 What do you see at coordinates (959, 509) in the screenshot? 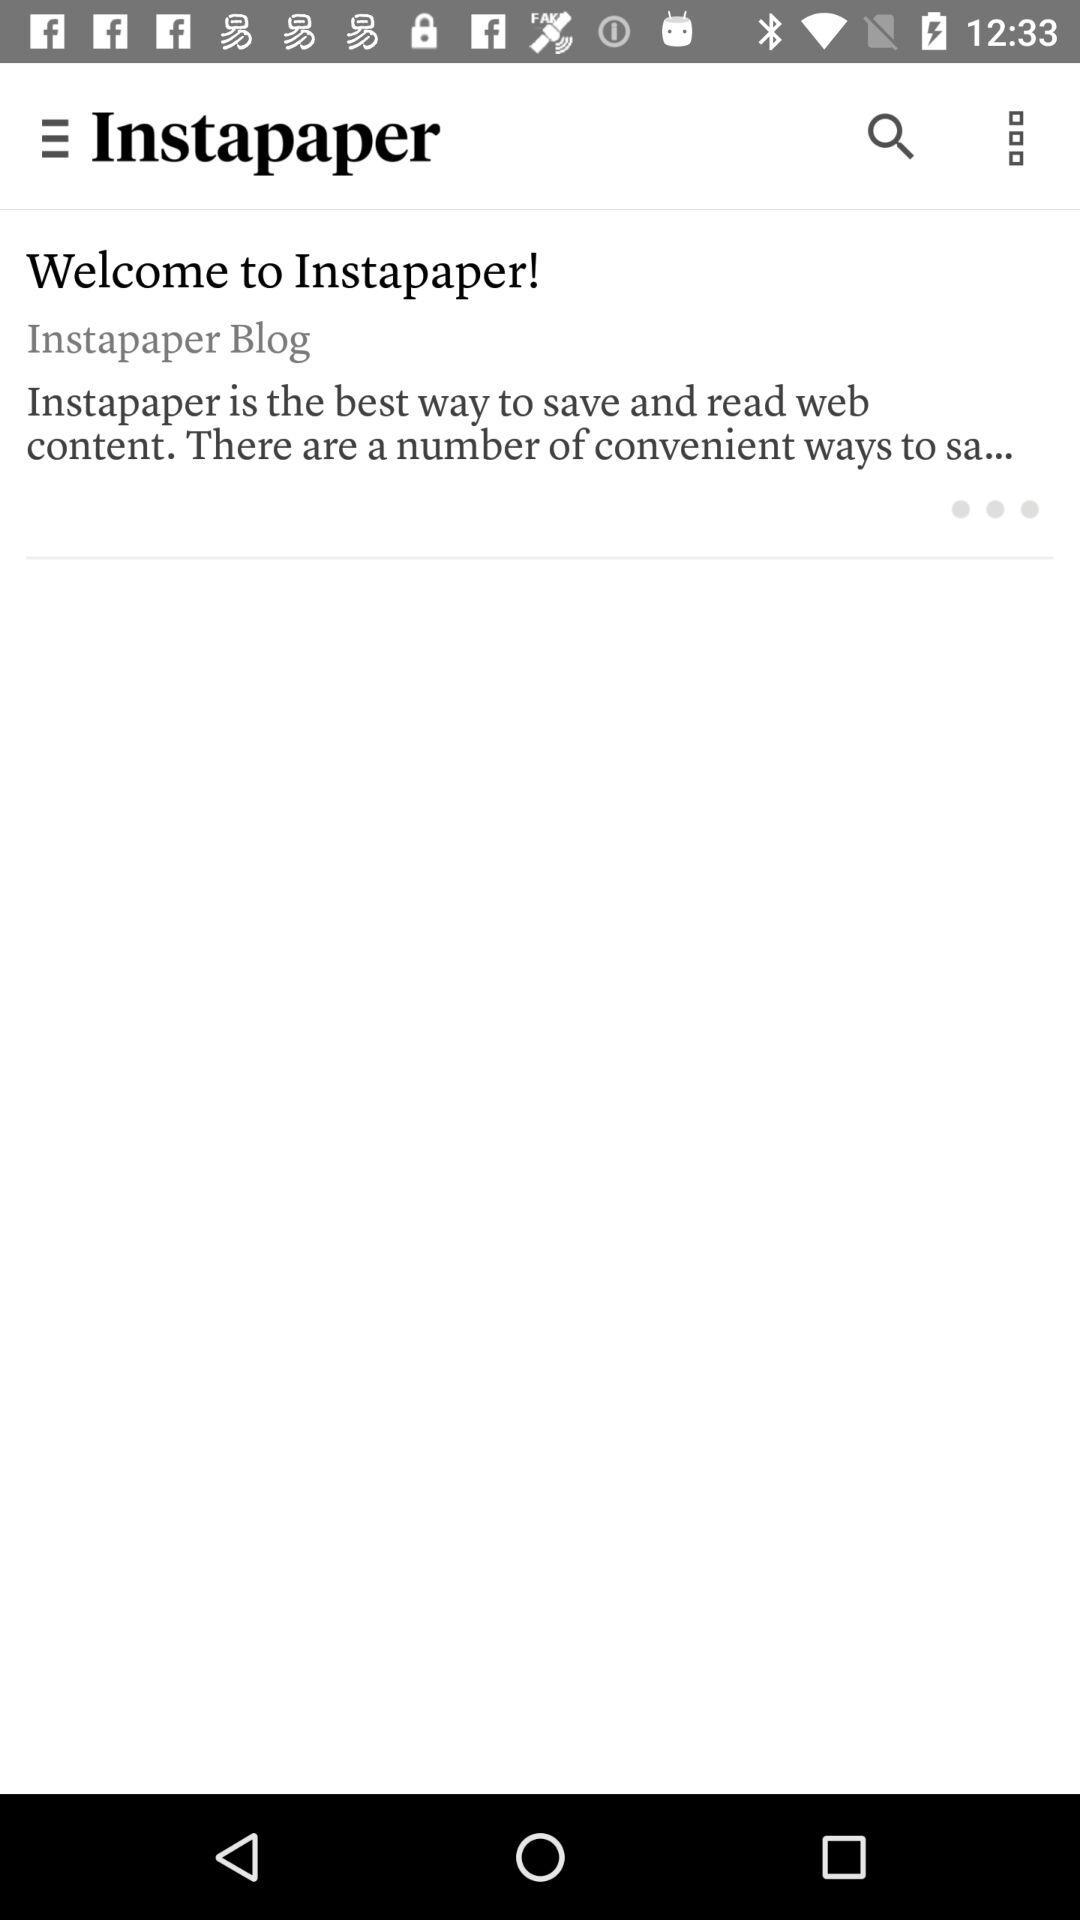
I see `icon below the instapaper is the item` at bounding box center [959, 509].